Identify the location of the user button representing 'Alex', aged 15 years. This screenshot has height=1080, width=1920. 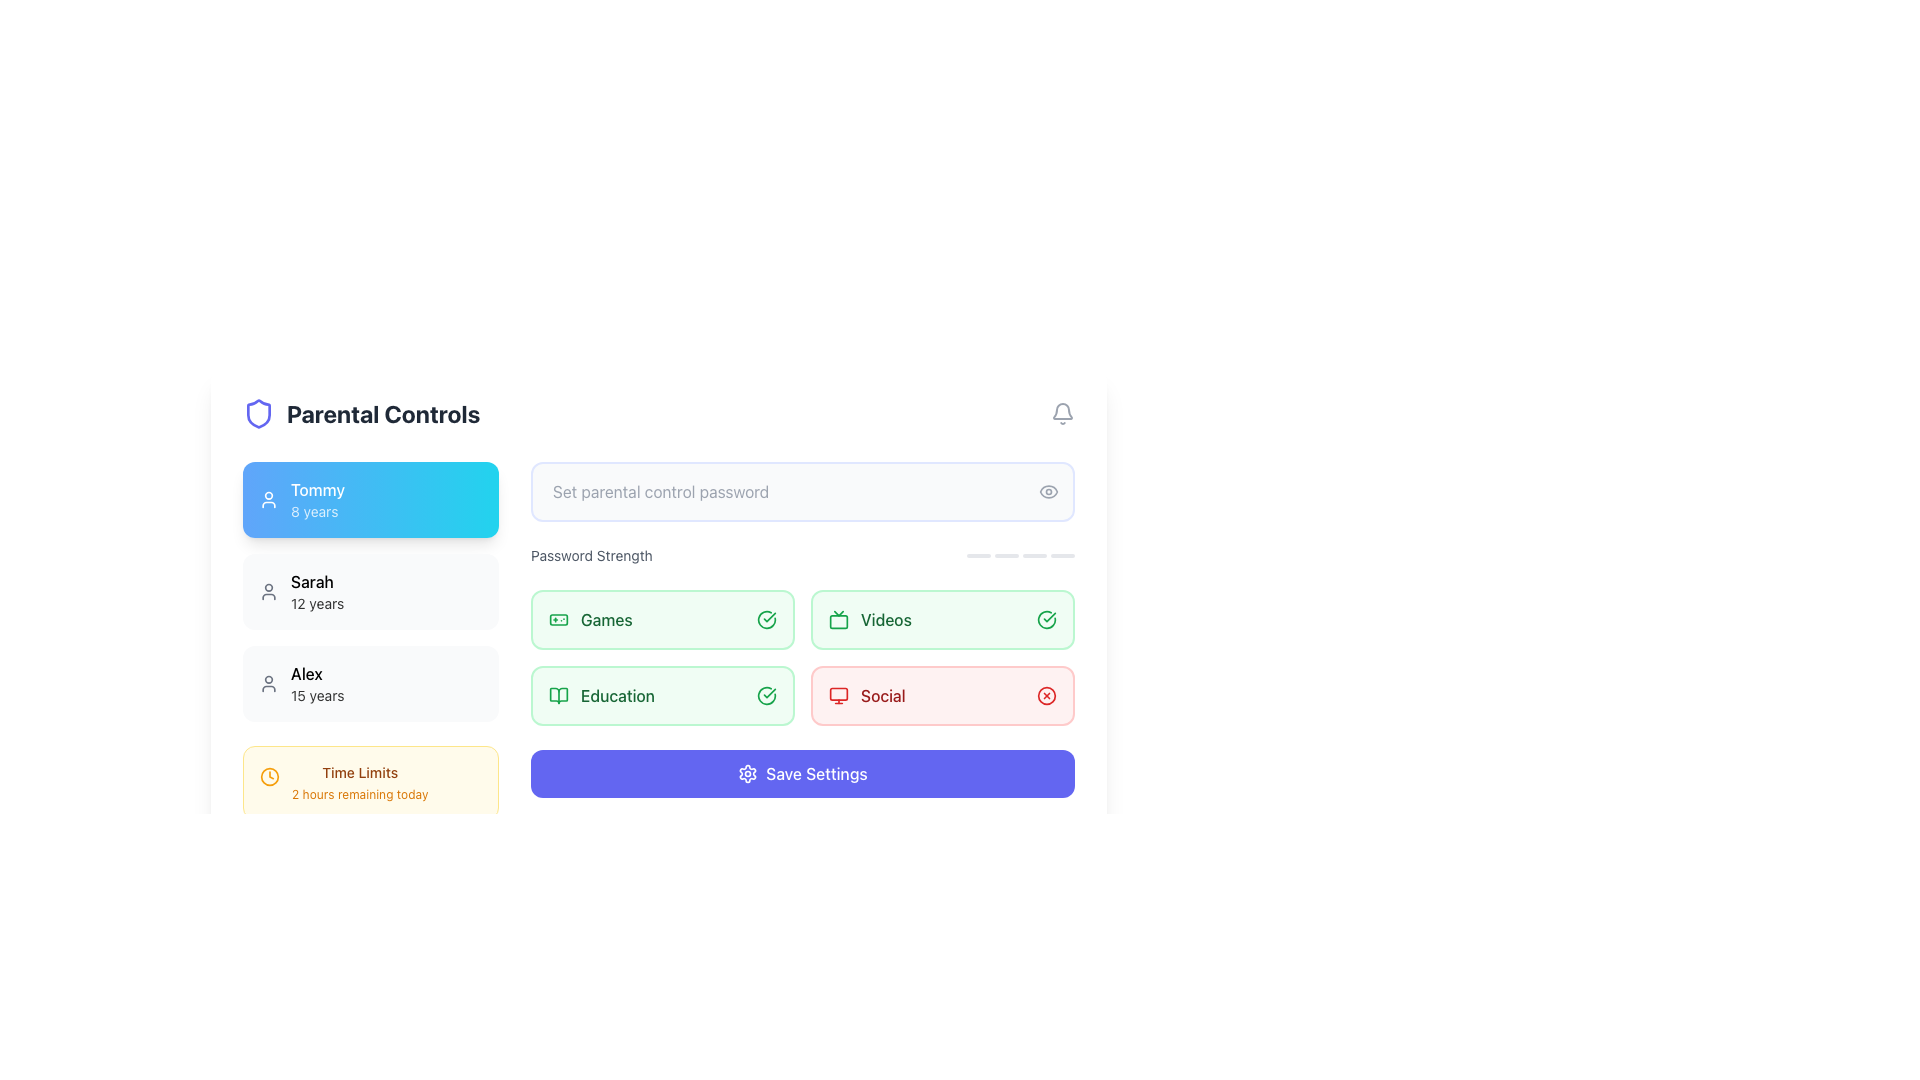
(370, 682).